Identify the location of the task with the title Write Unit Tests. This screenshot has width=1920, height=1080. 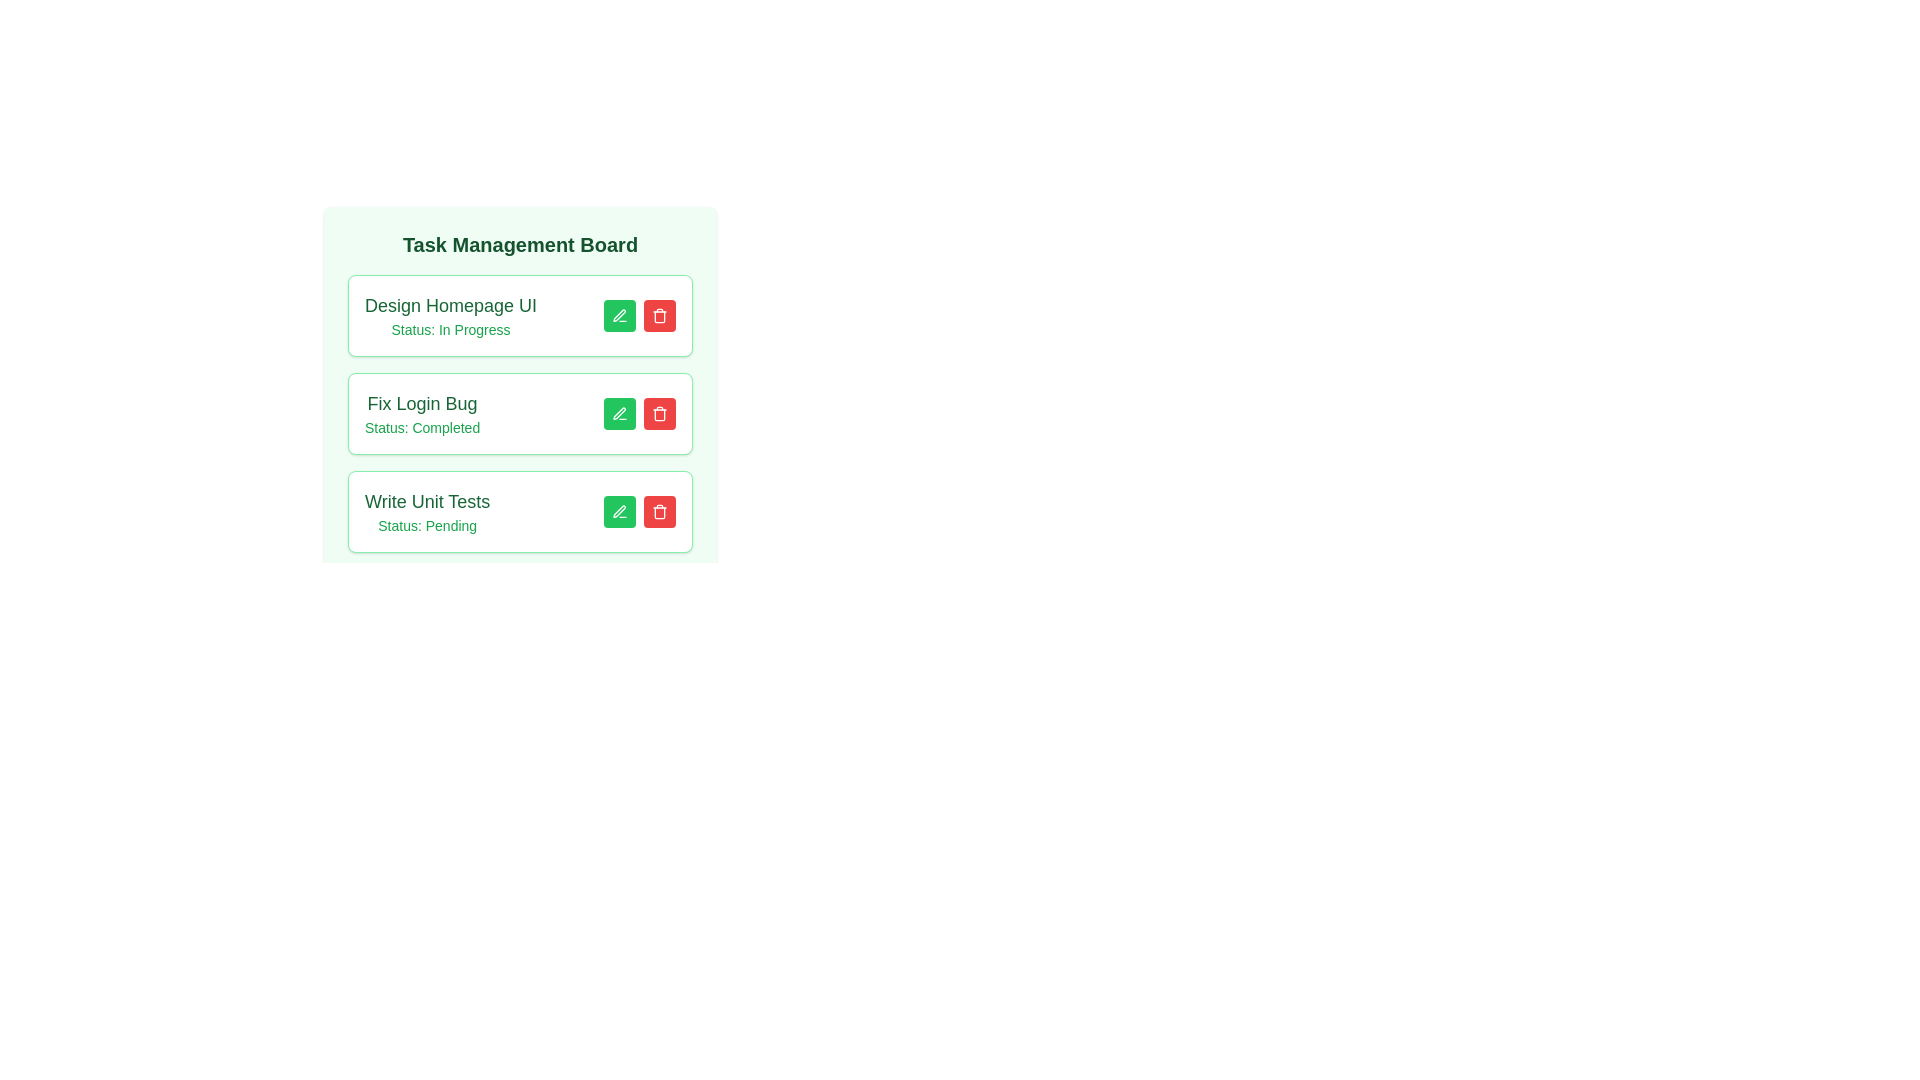
(660, 511).